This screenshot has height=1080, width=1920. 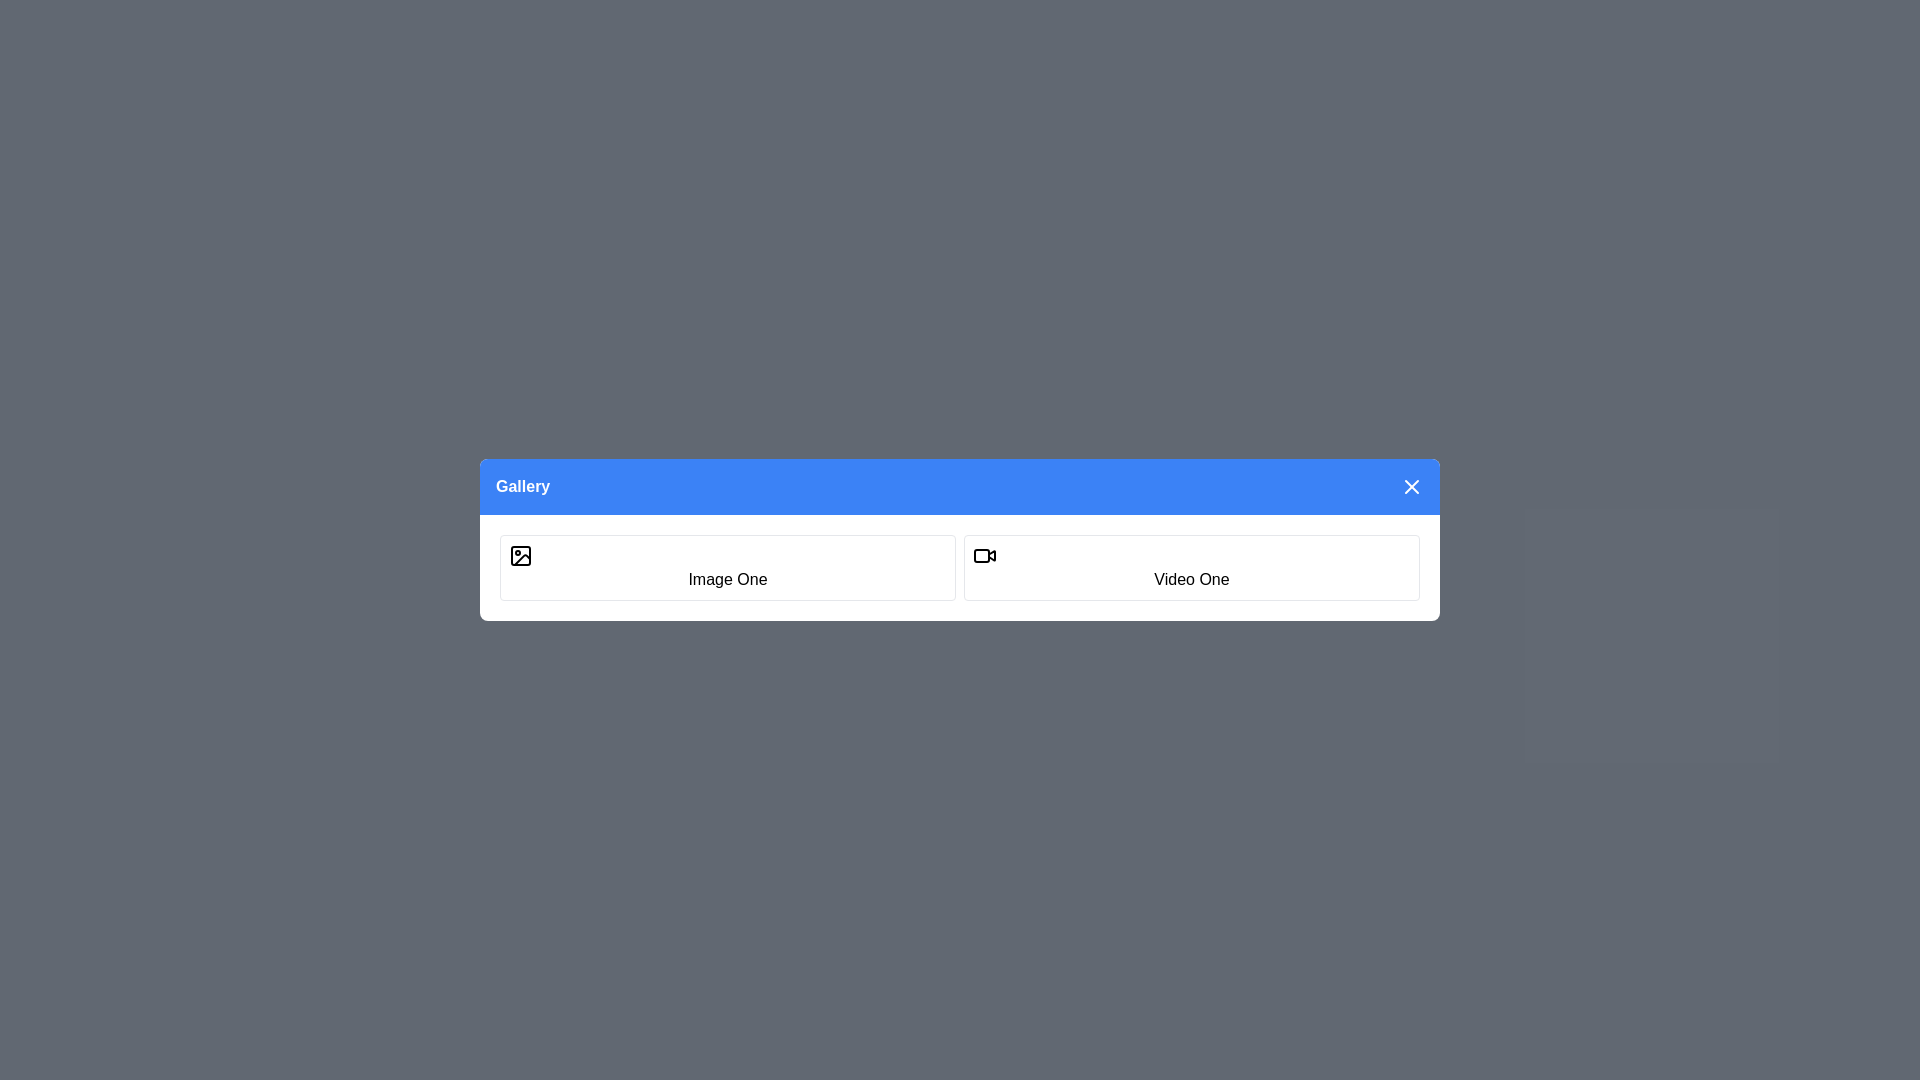 I want to click on the Icon component that is part of the Gallery interface, specifically located near the label 'Image One', so click(x=521, y=555).